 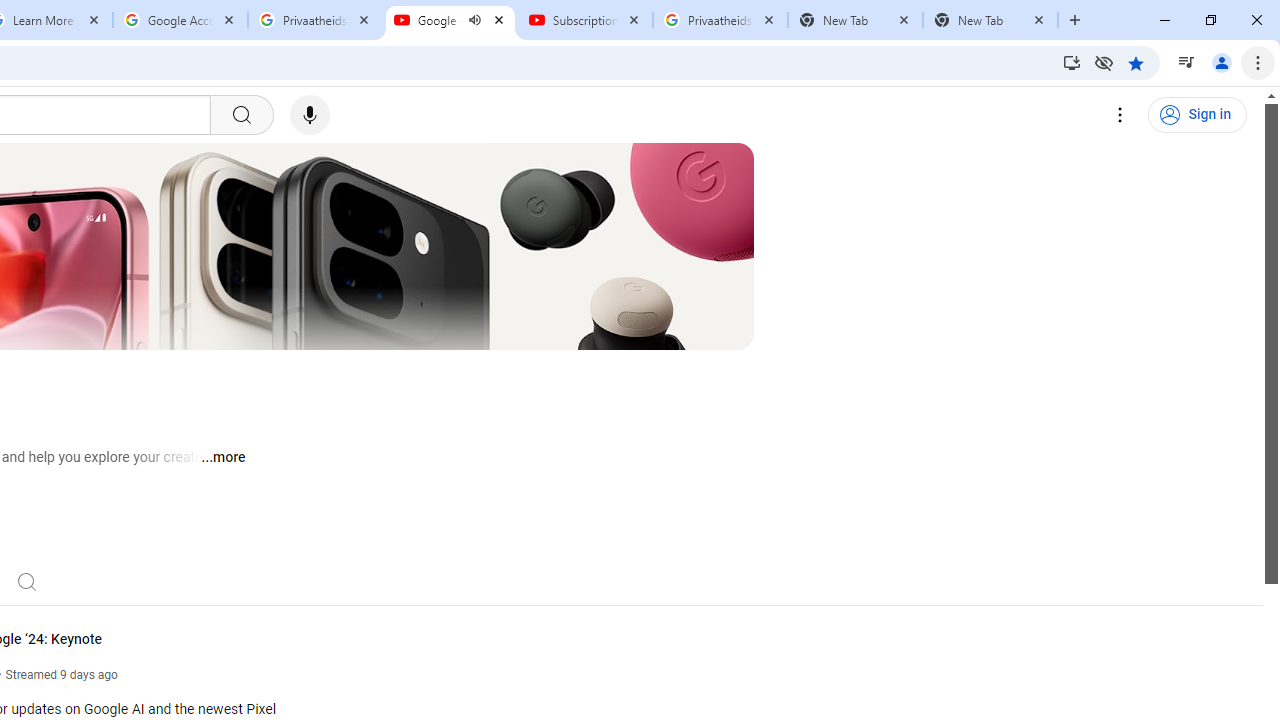 What do you see at coordinates (990, 20) in the screenshot?
I see `'New Tab'` at bounding box center [990, 20].